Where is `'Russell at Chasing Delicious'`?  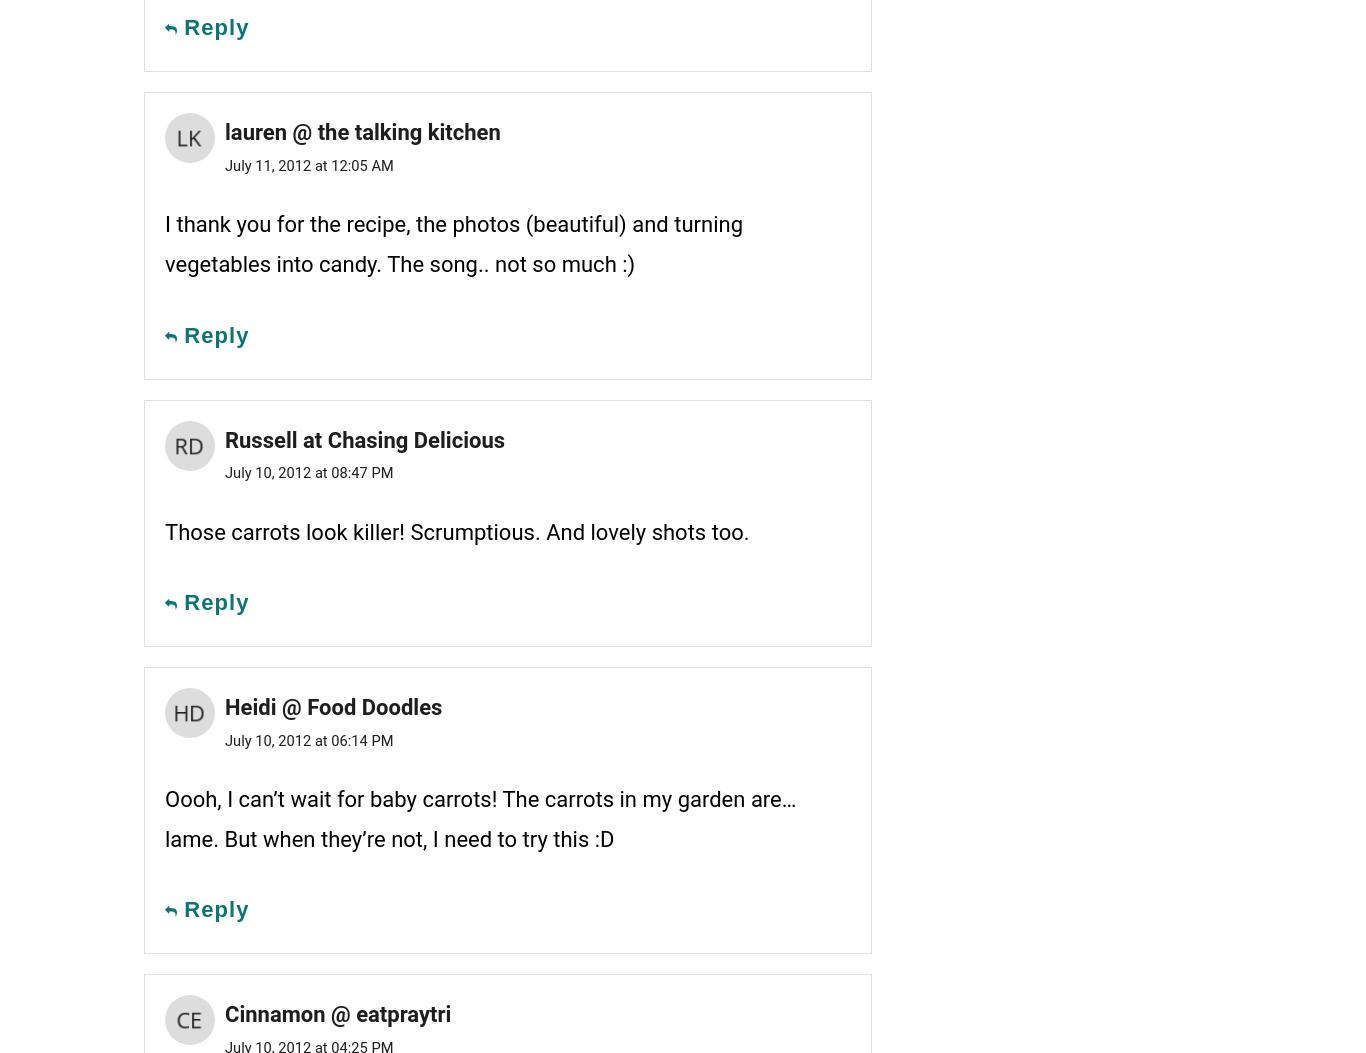 'Russell at Chasing Delicious' is located at coordinates (363, 438).